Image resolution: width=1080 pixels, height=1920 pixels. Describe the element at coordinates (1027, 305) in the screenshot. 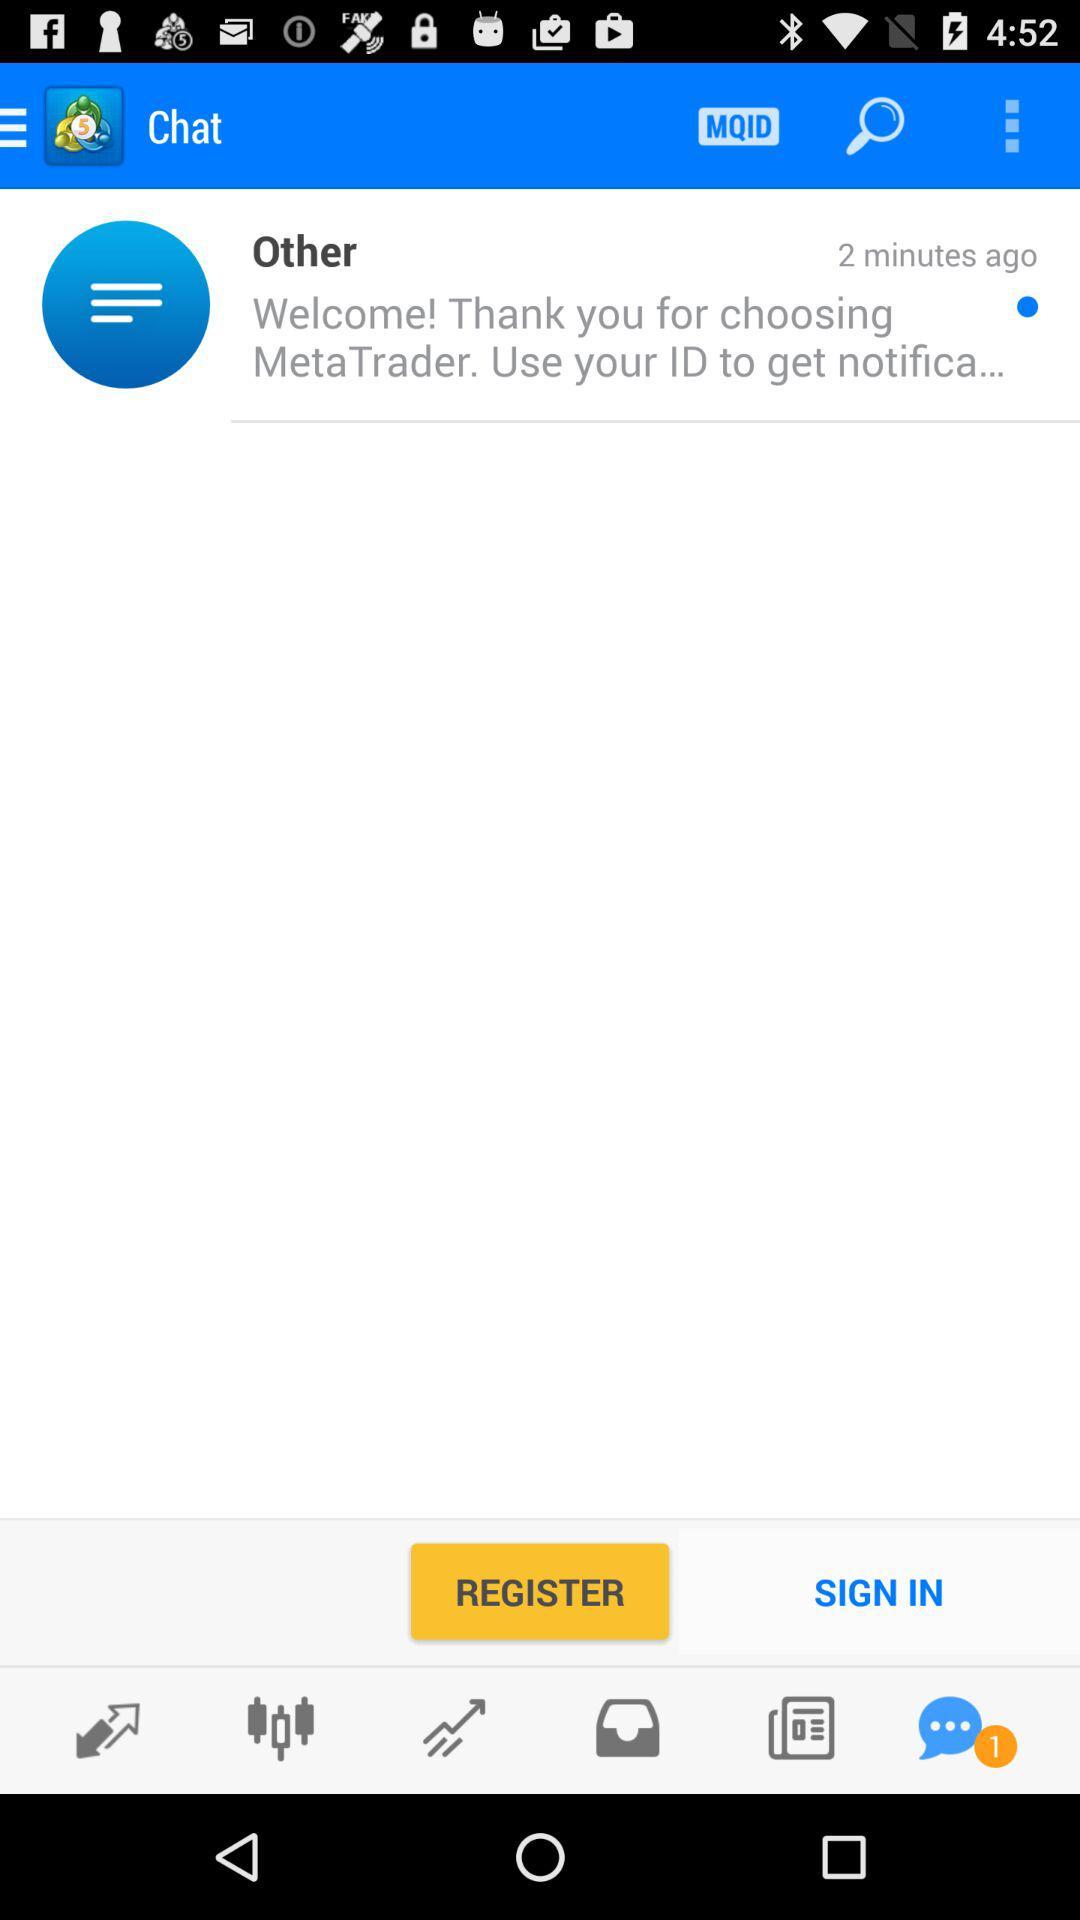

I see `icon next to welcome thank you` at that location.